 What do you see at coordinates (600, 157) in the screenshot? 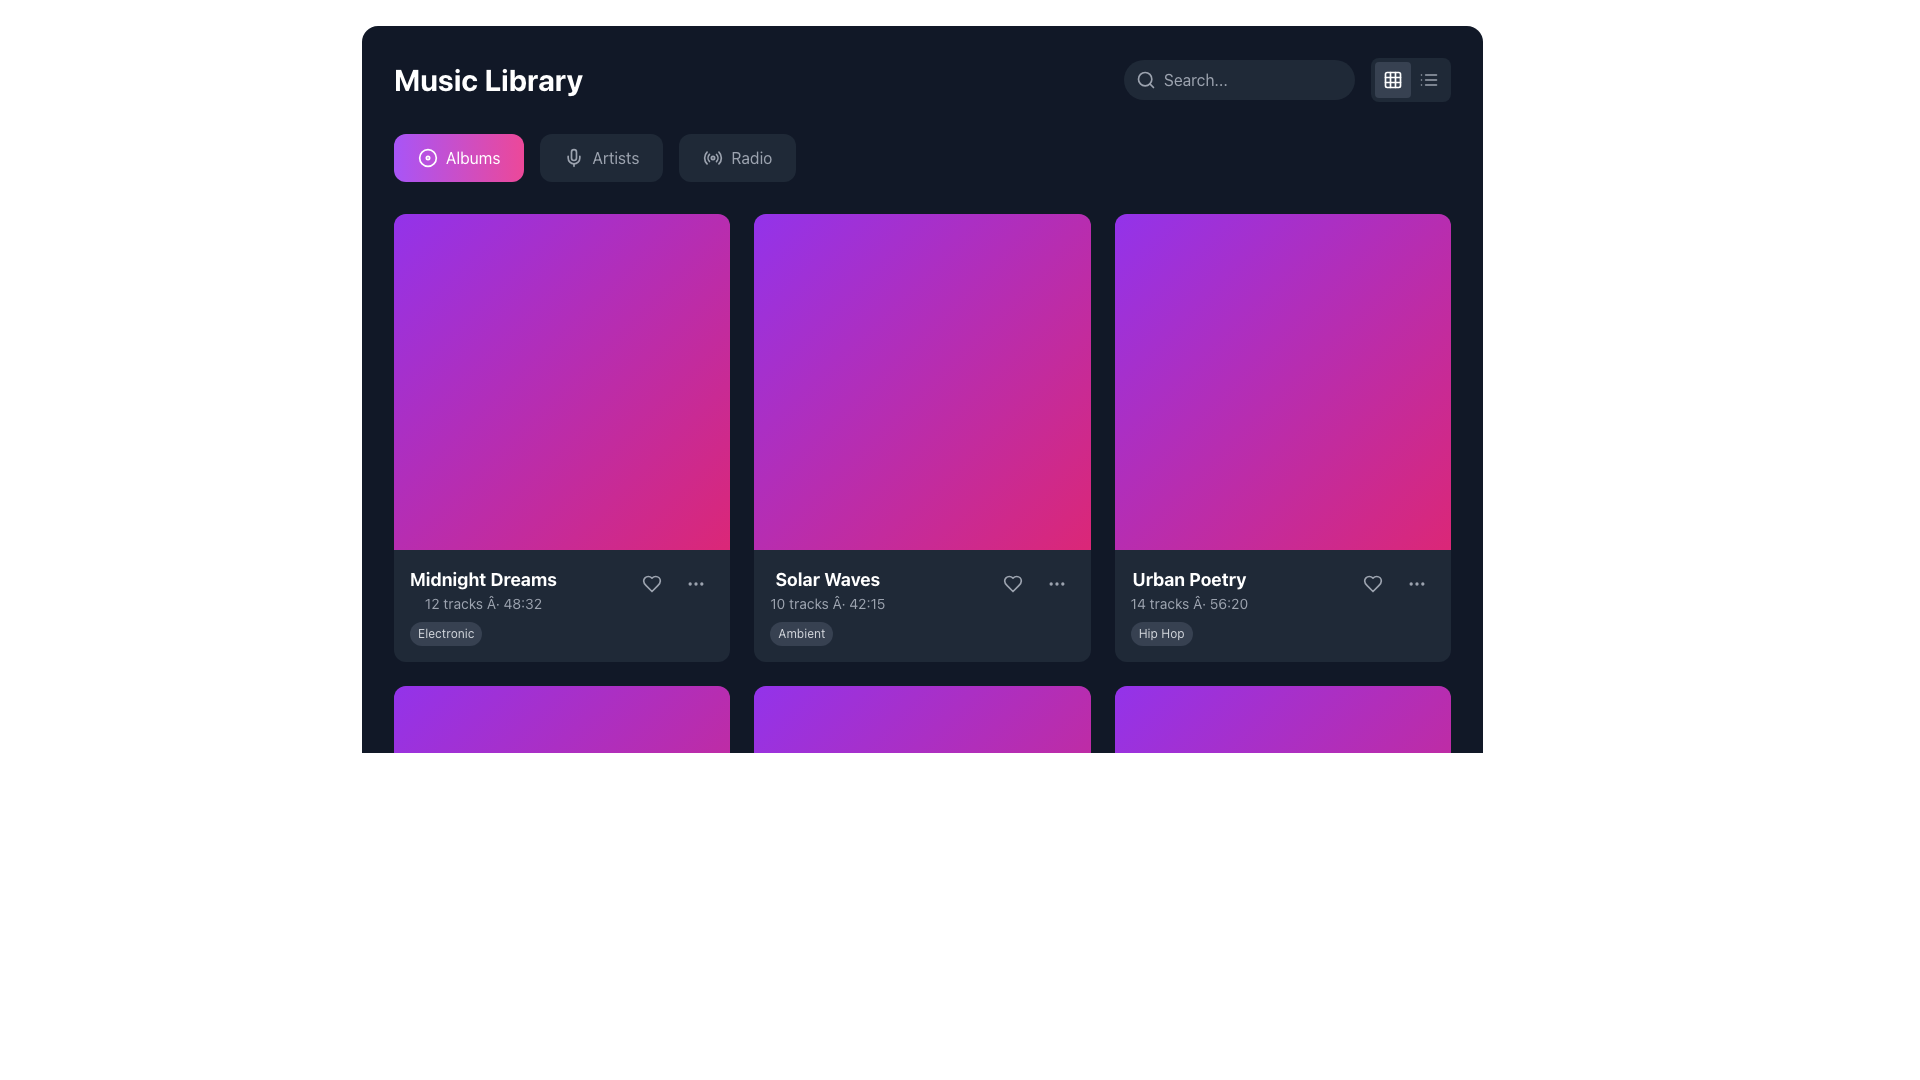
I see `the 'Artists' navigation button in the horizontal navigation bar to change its text color` at bounding box center [600, 157].